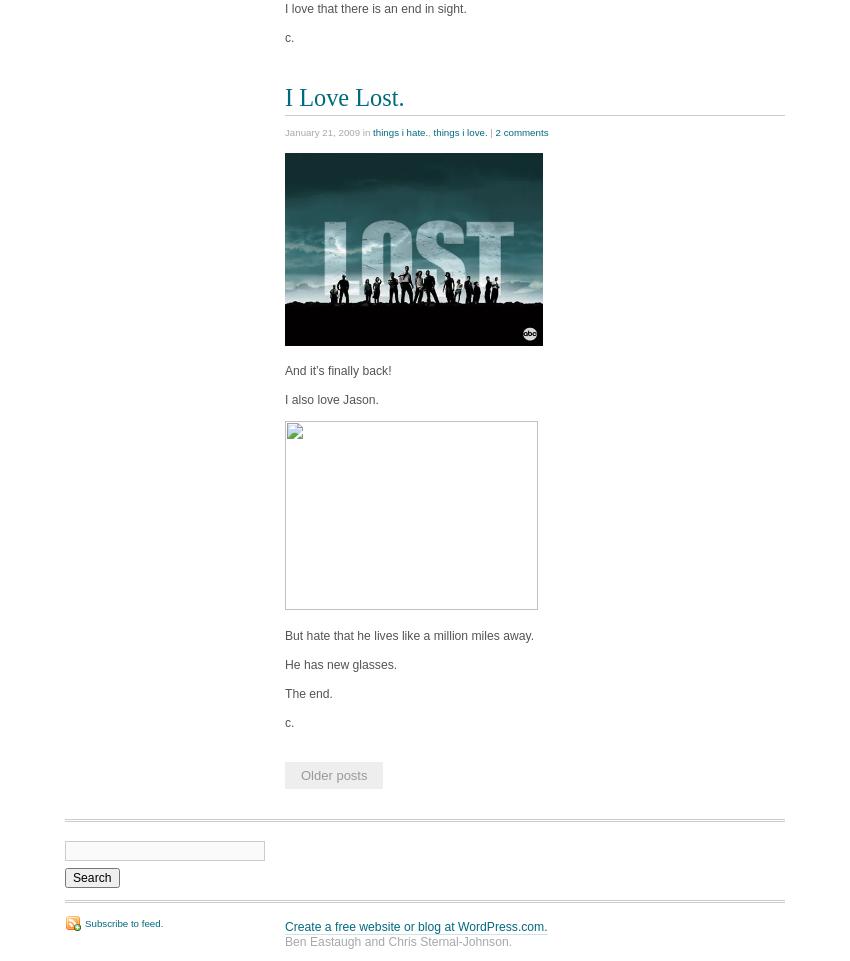 The width and height of the screenshot is (850, 961). I want to click on 'Older posts', so click(300, 773).